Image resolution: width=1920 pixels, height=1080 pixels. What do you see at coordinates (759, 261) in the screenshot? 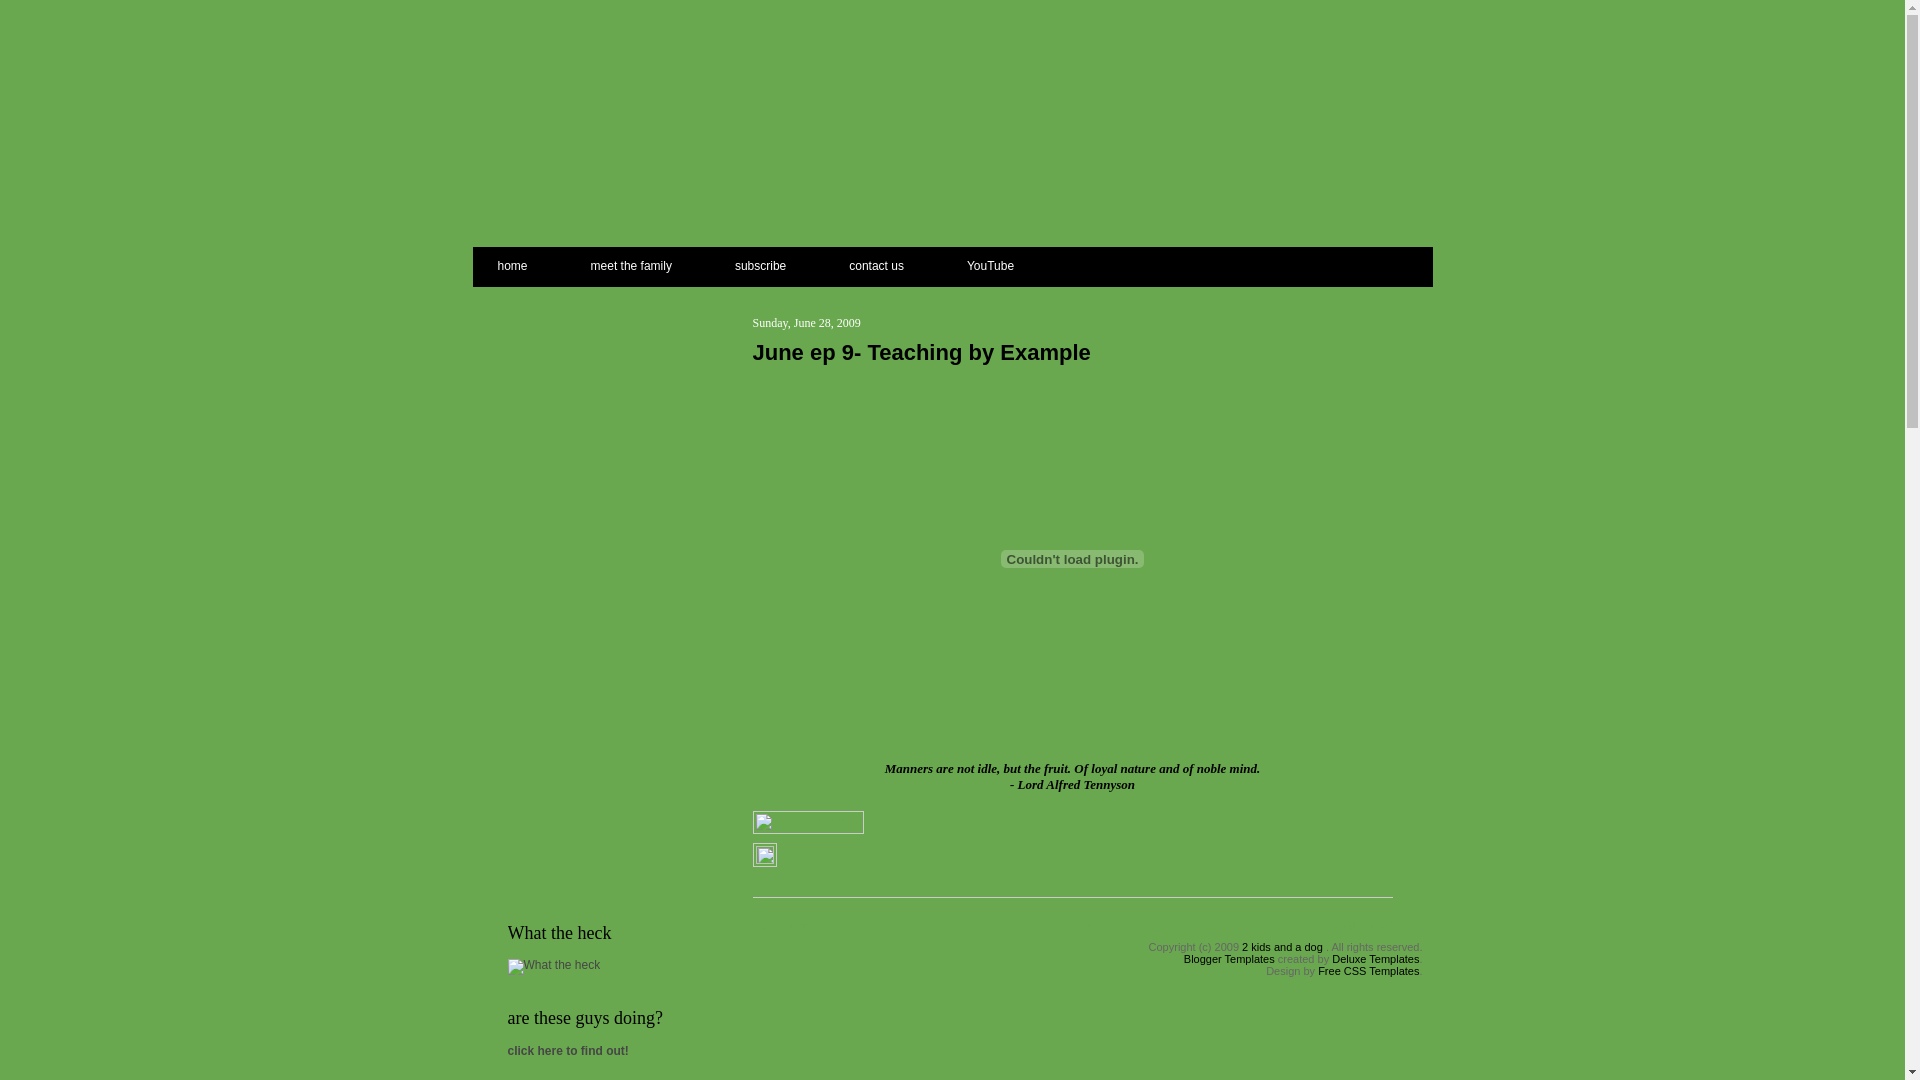
I see `'subscribe'` at bounding box center [759, 261].